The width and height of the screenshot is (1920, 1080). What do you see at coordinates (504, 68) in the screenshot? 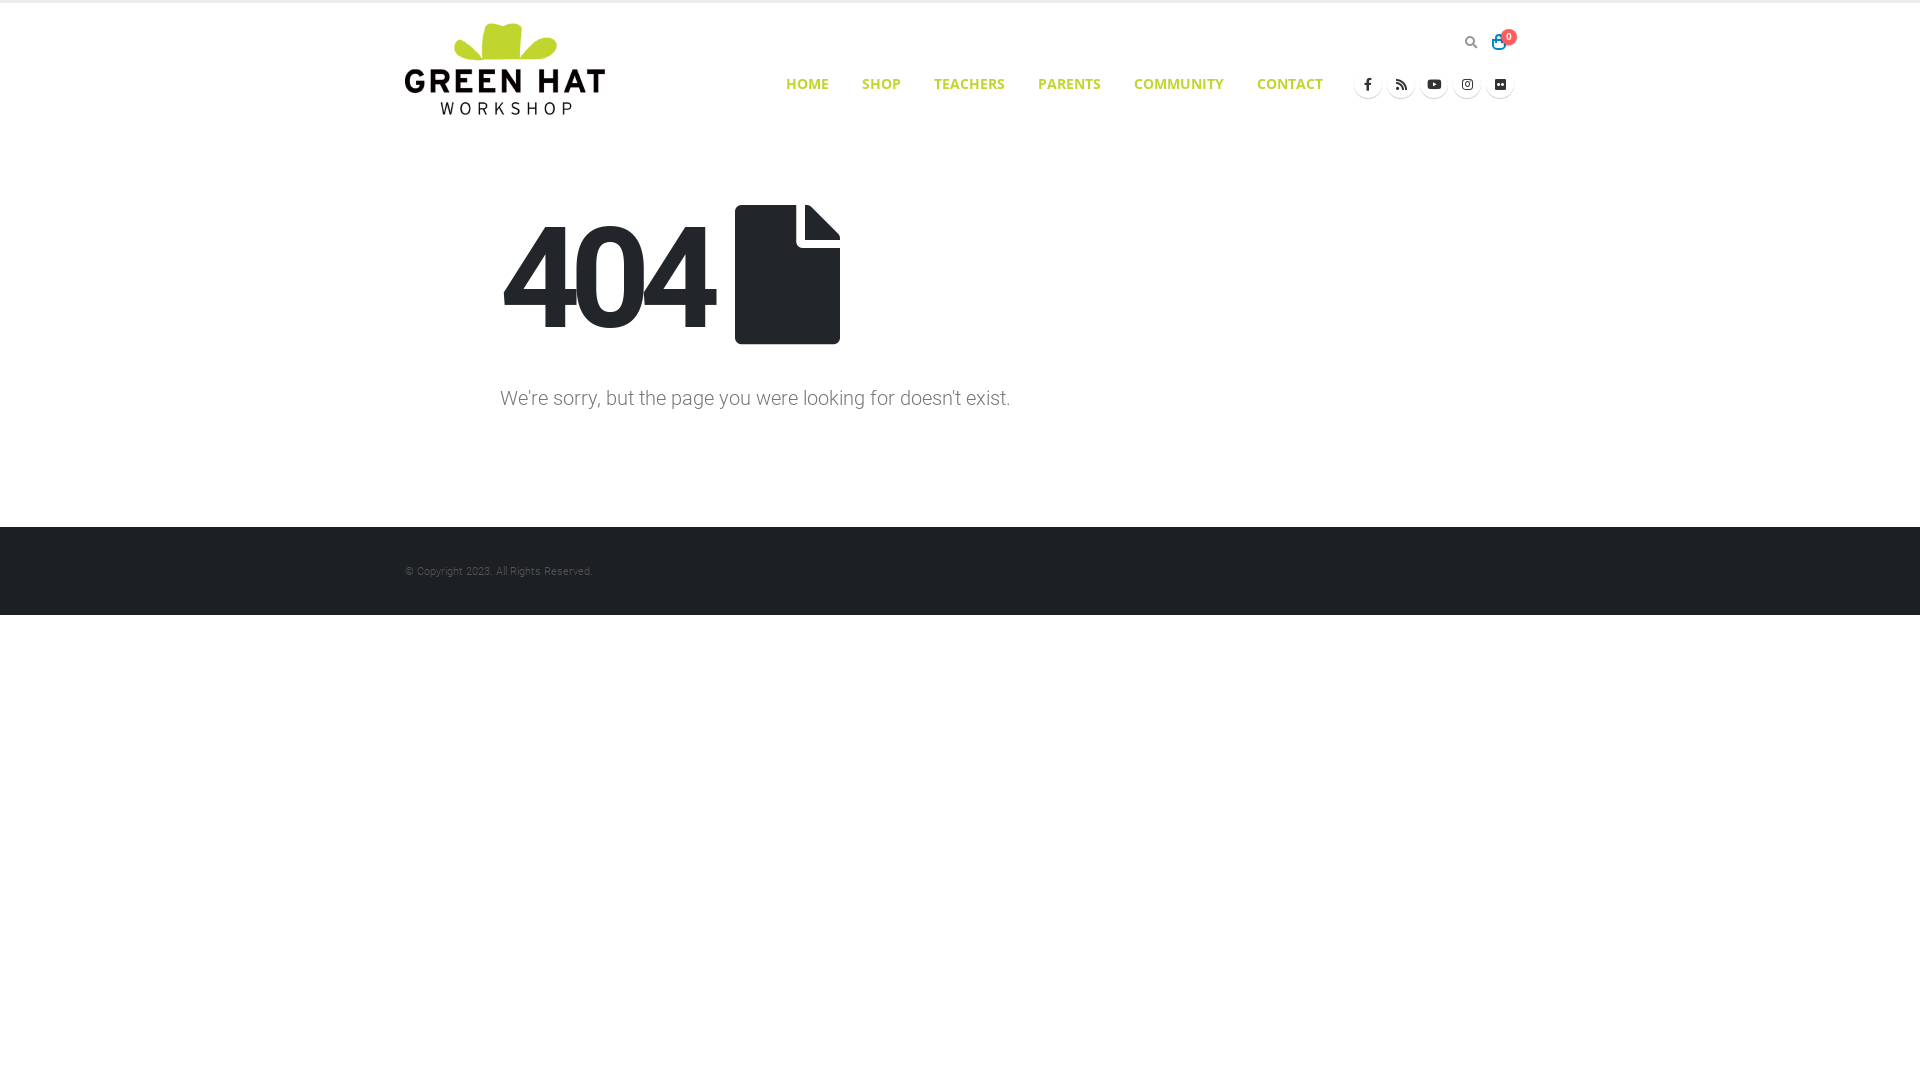
I see `'Greenhatworkshop - Inspiring Creative Minds'` at bounding box center [504, 68].